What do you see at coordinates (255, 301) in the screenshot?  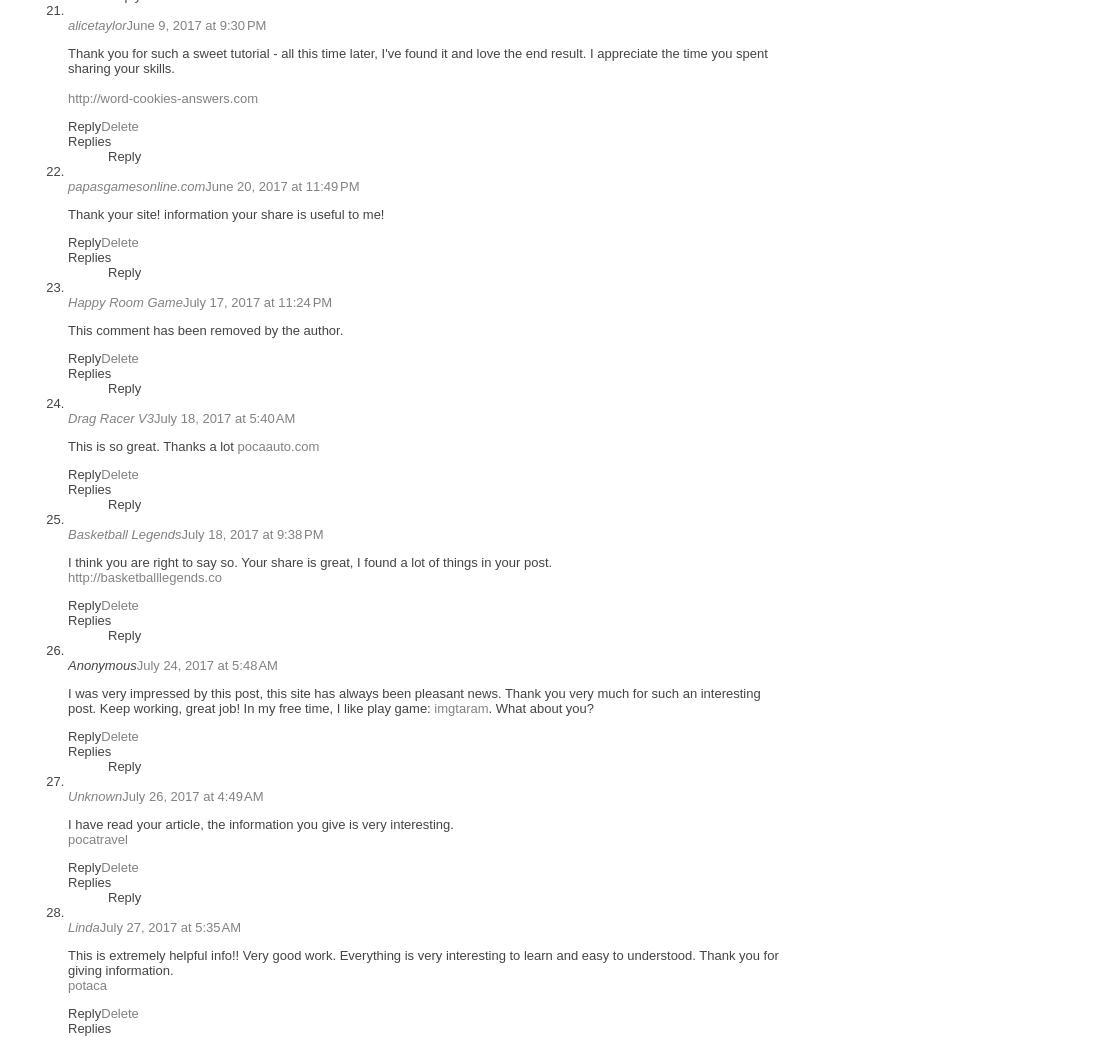 I see `'July 17, 2017 at 11:24 PM'` at bounding box center [255, 301].